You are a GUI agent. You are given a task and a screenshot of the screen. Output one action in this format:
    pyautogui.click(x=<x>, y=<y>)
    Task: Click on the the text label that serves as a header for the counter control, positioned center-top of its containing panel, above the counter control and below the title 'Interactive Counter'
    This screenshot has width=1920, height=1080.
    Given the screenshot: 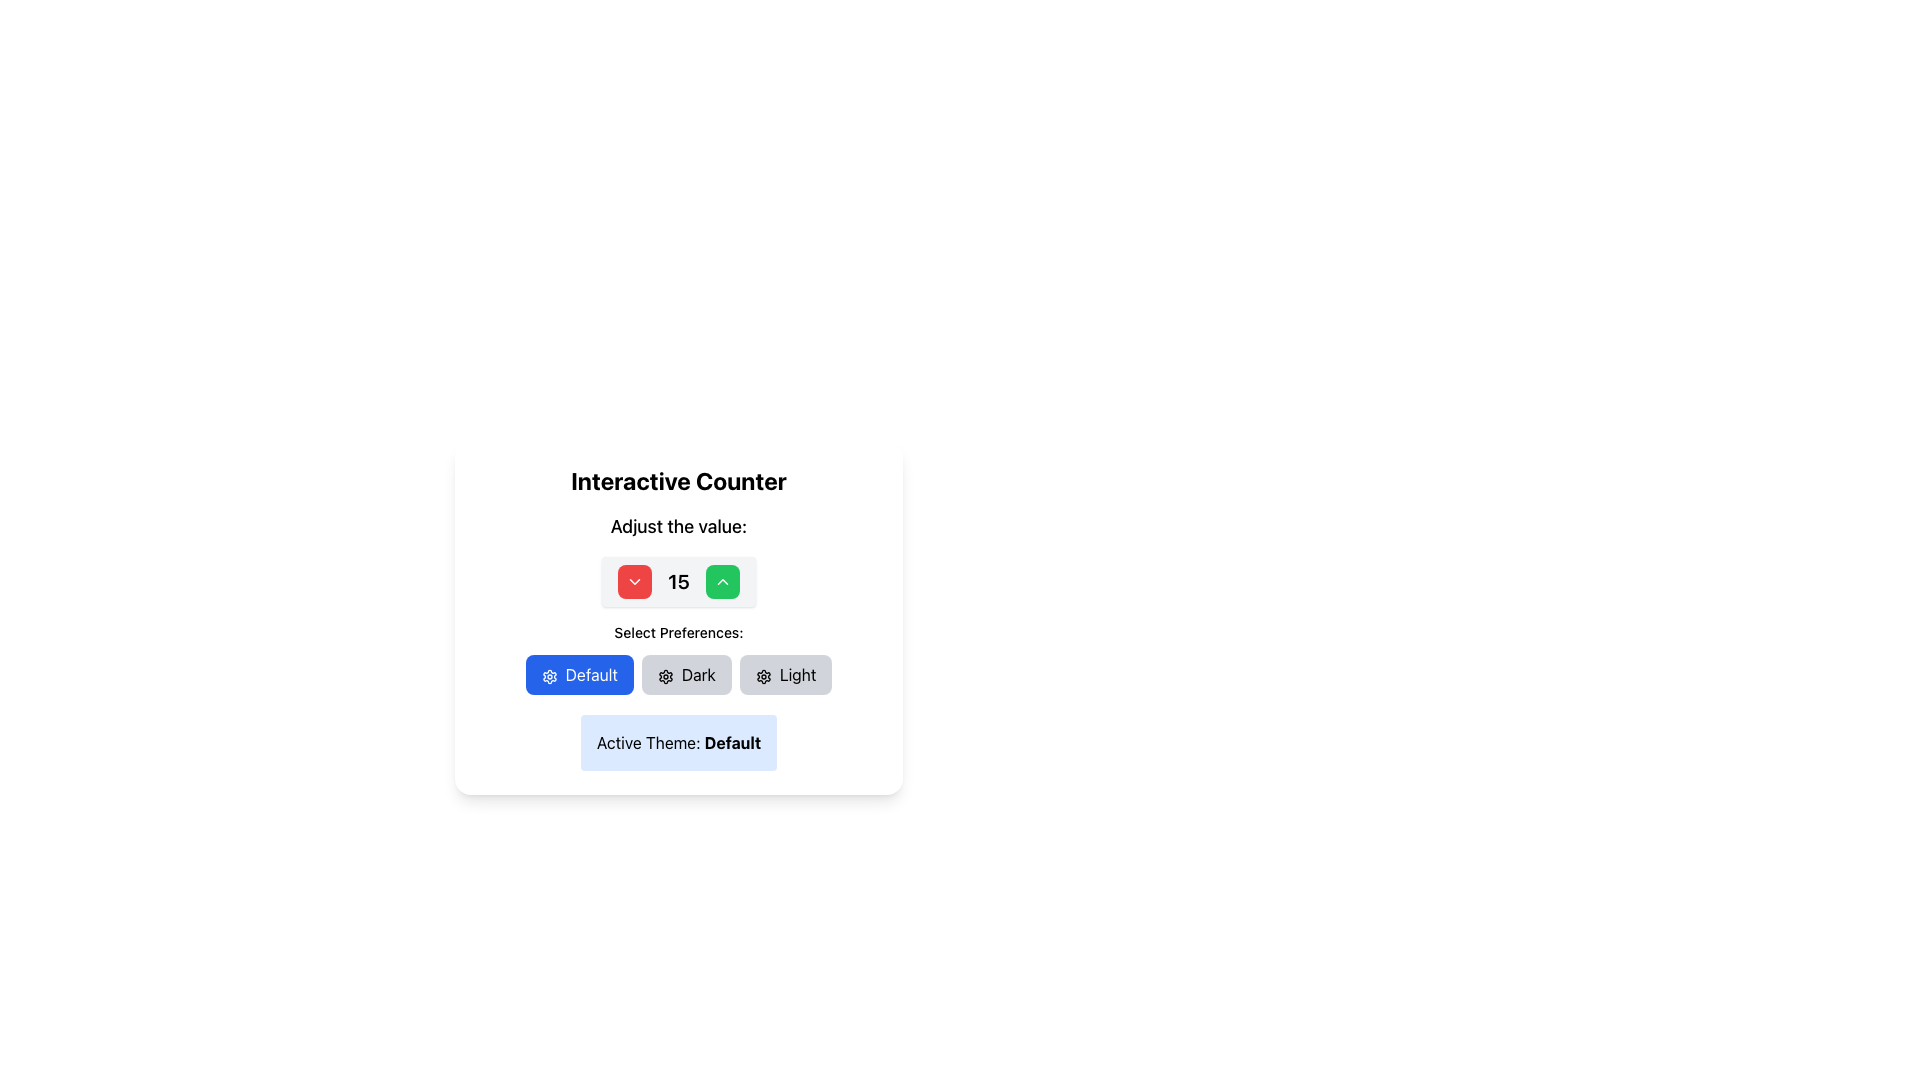 What is the action you would take?
    pyautogui.click(x=678, y=526)
    